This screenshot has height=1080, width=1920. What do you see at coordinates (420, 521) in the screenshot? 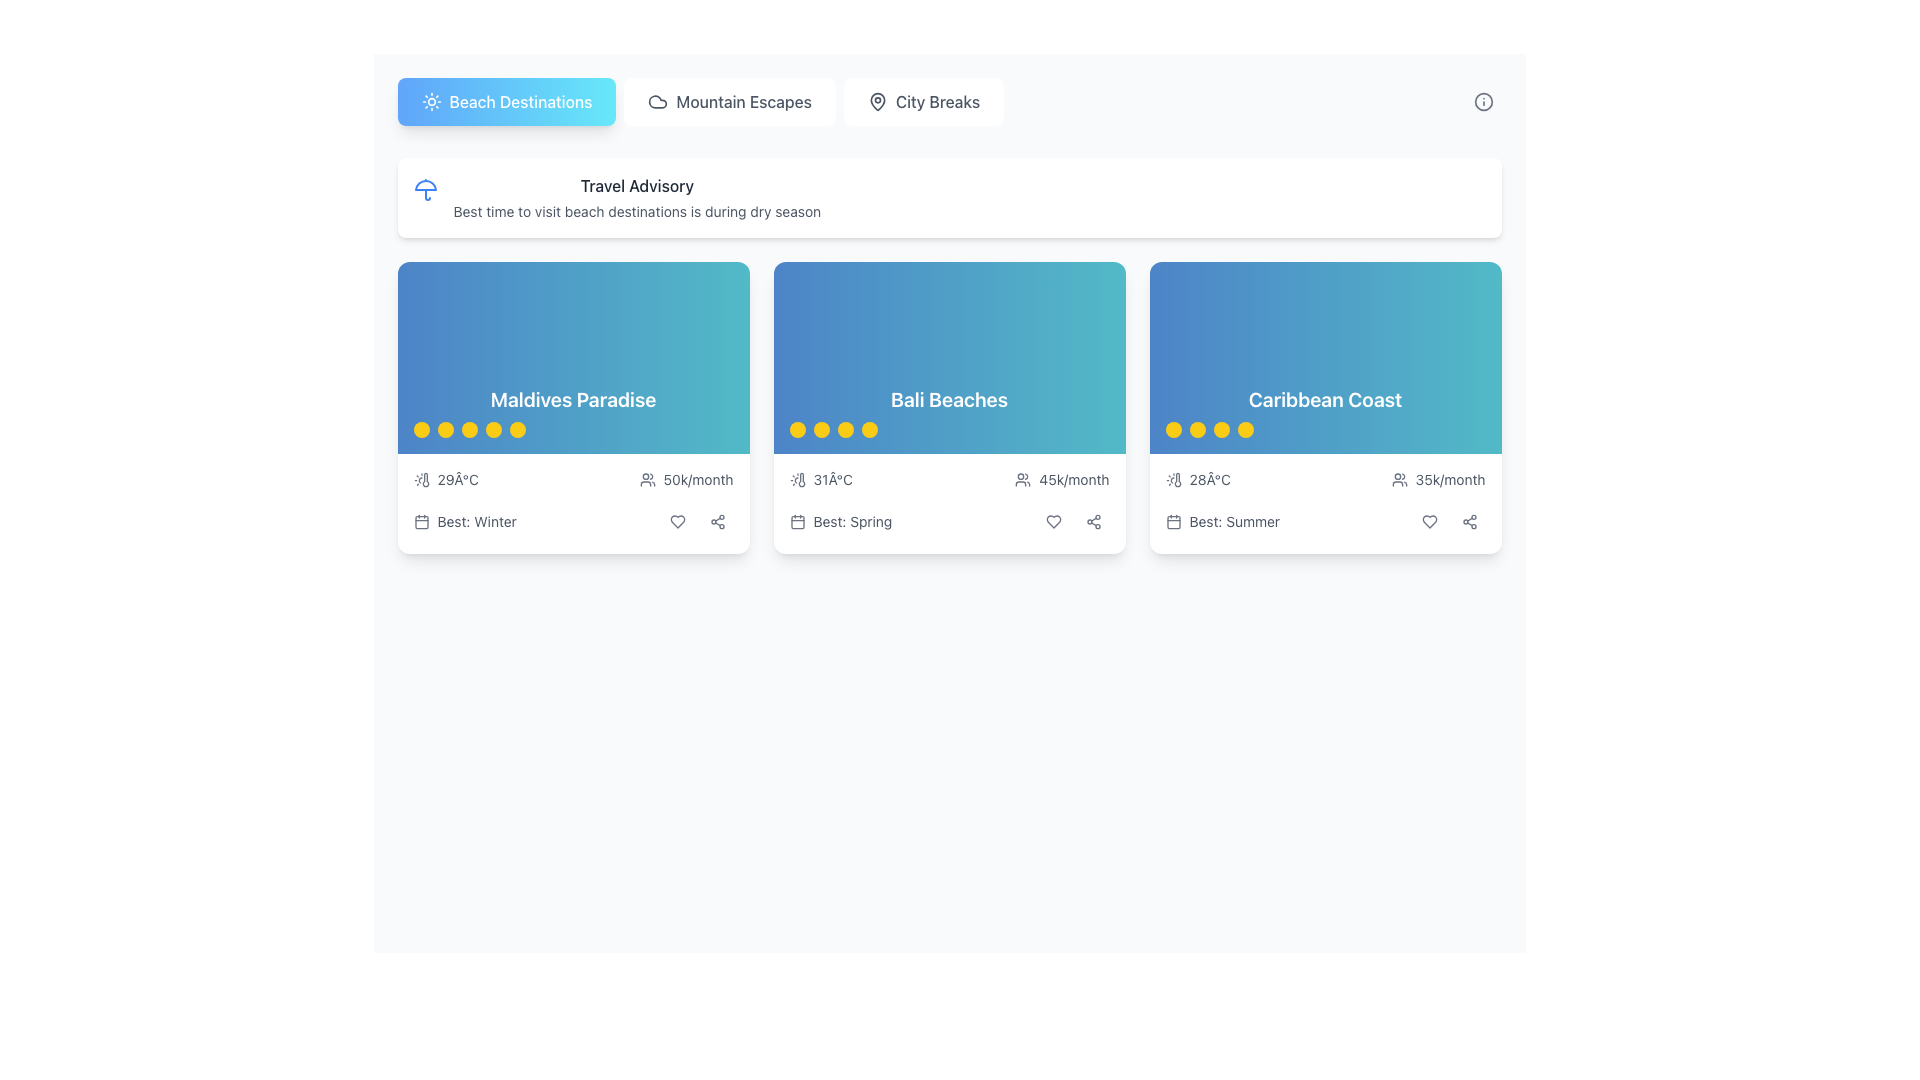
I see `the main rectangular area inside the calendar icon located below the 'Best' text in the card for 'Maldives Paradise'` at bounding box center [420, 521].